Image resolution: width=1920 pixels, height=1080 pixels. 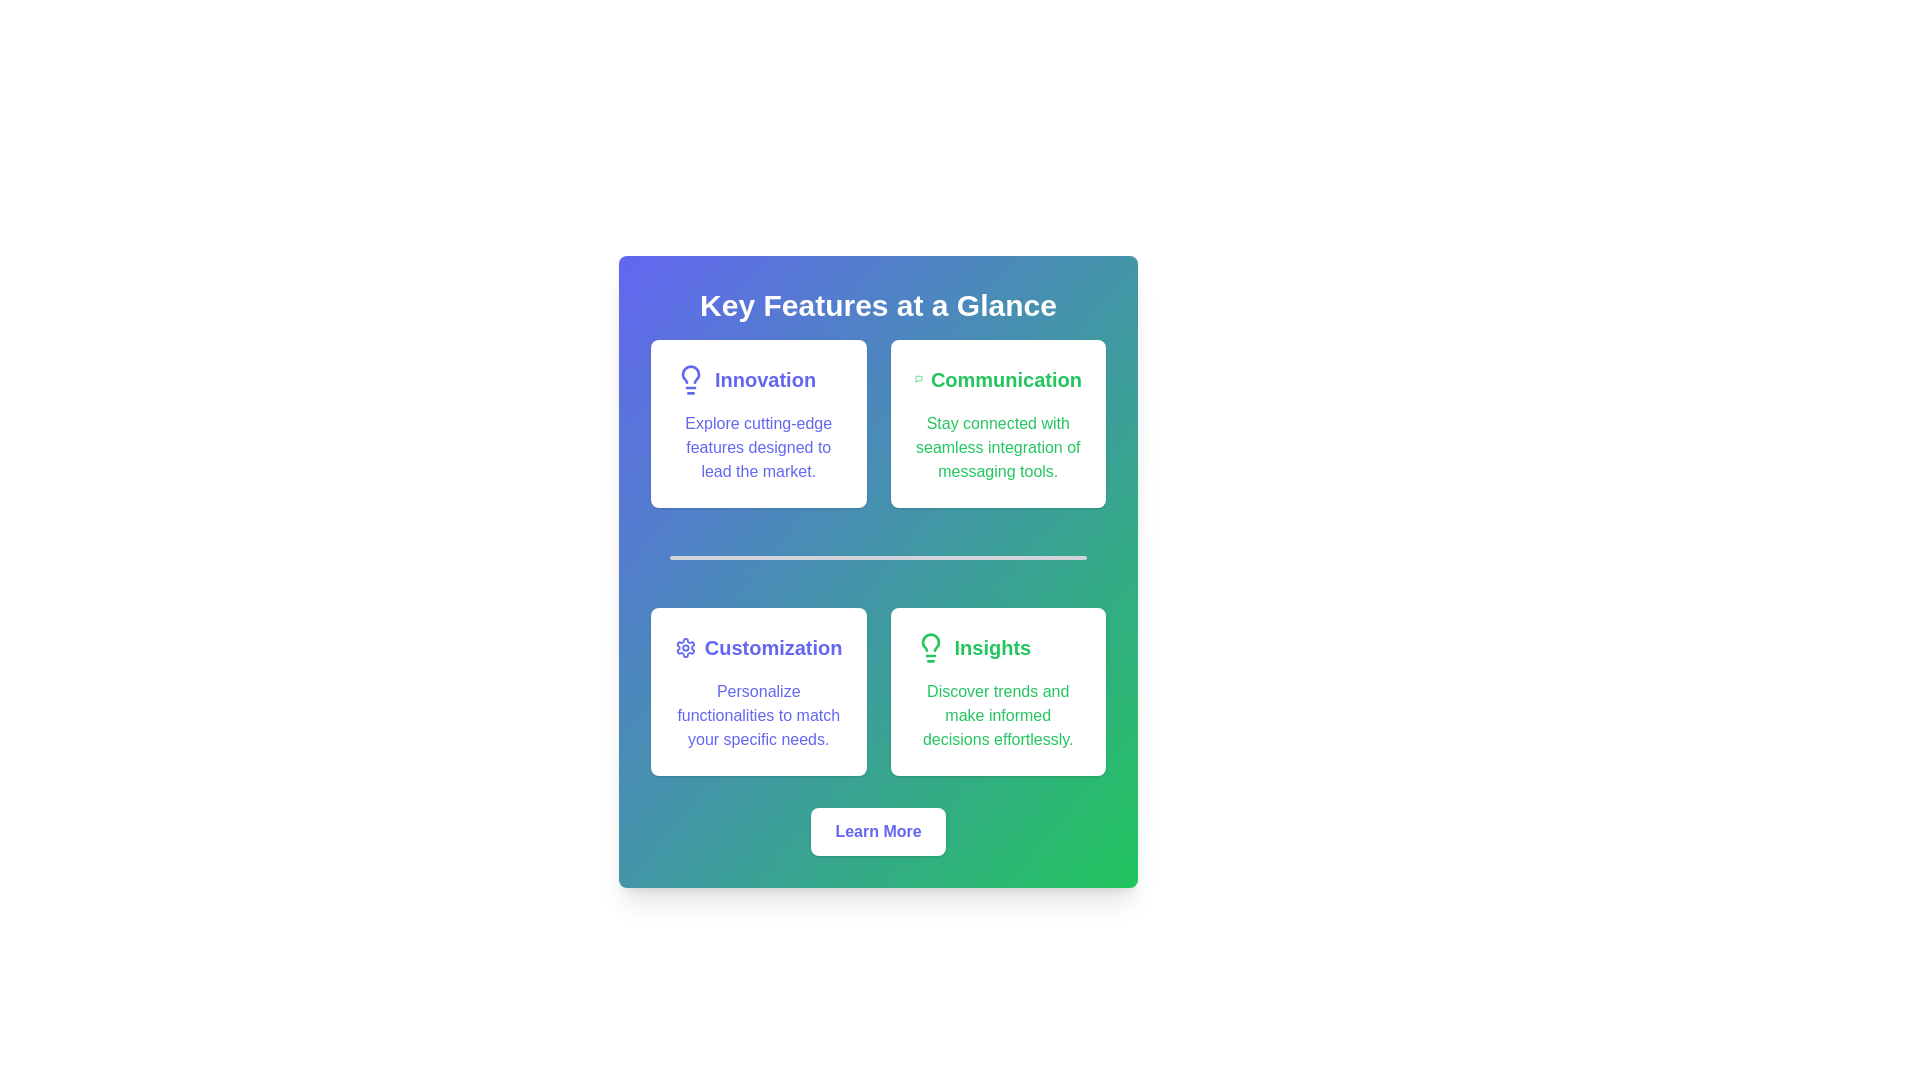 What do you see at coordinates (685, 648) in the screenshot?
I see `the customization icon located to the left of the 'Customization' text, which represents settings or personalization options` at bounding box center [685, 648].